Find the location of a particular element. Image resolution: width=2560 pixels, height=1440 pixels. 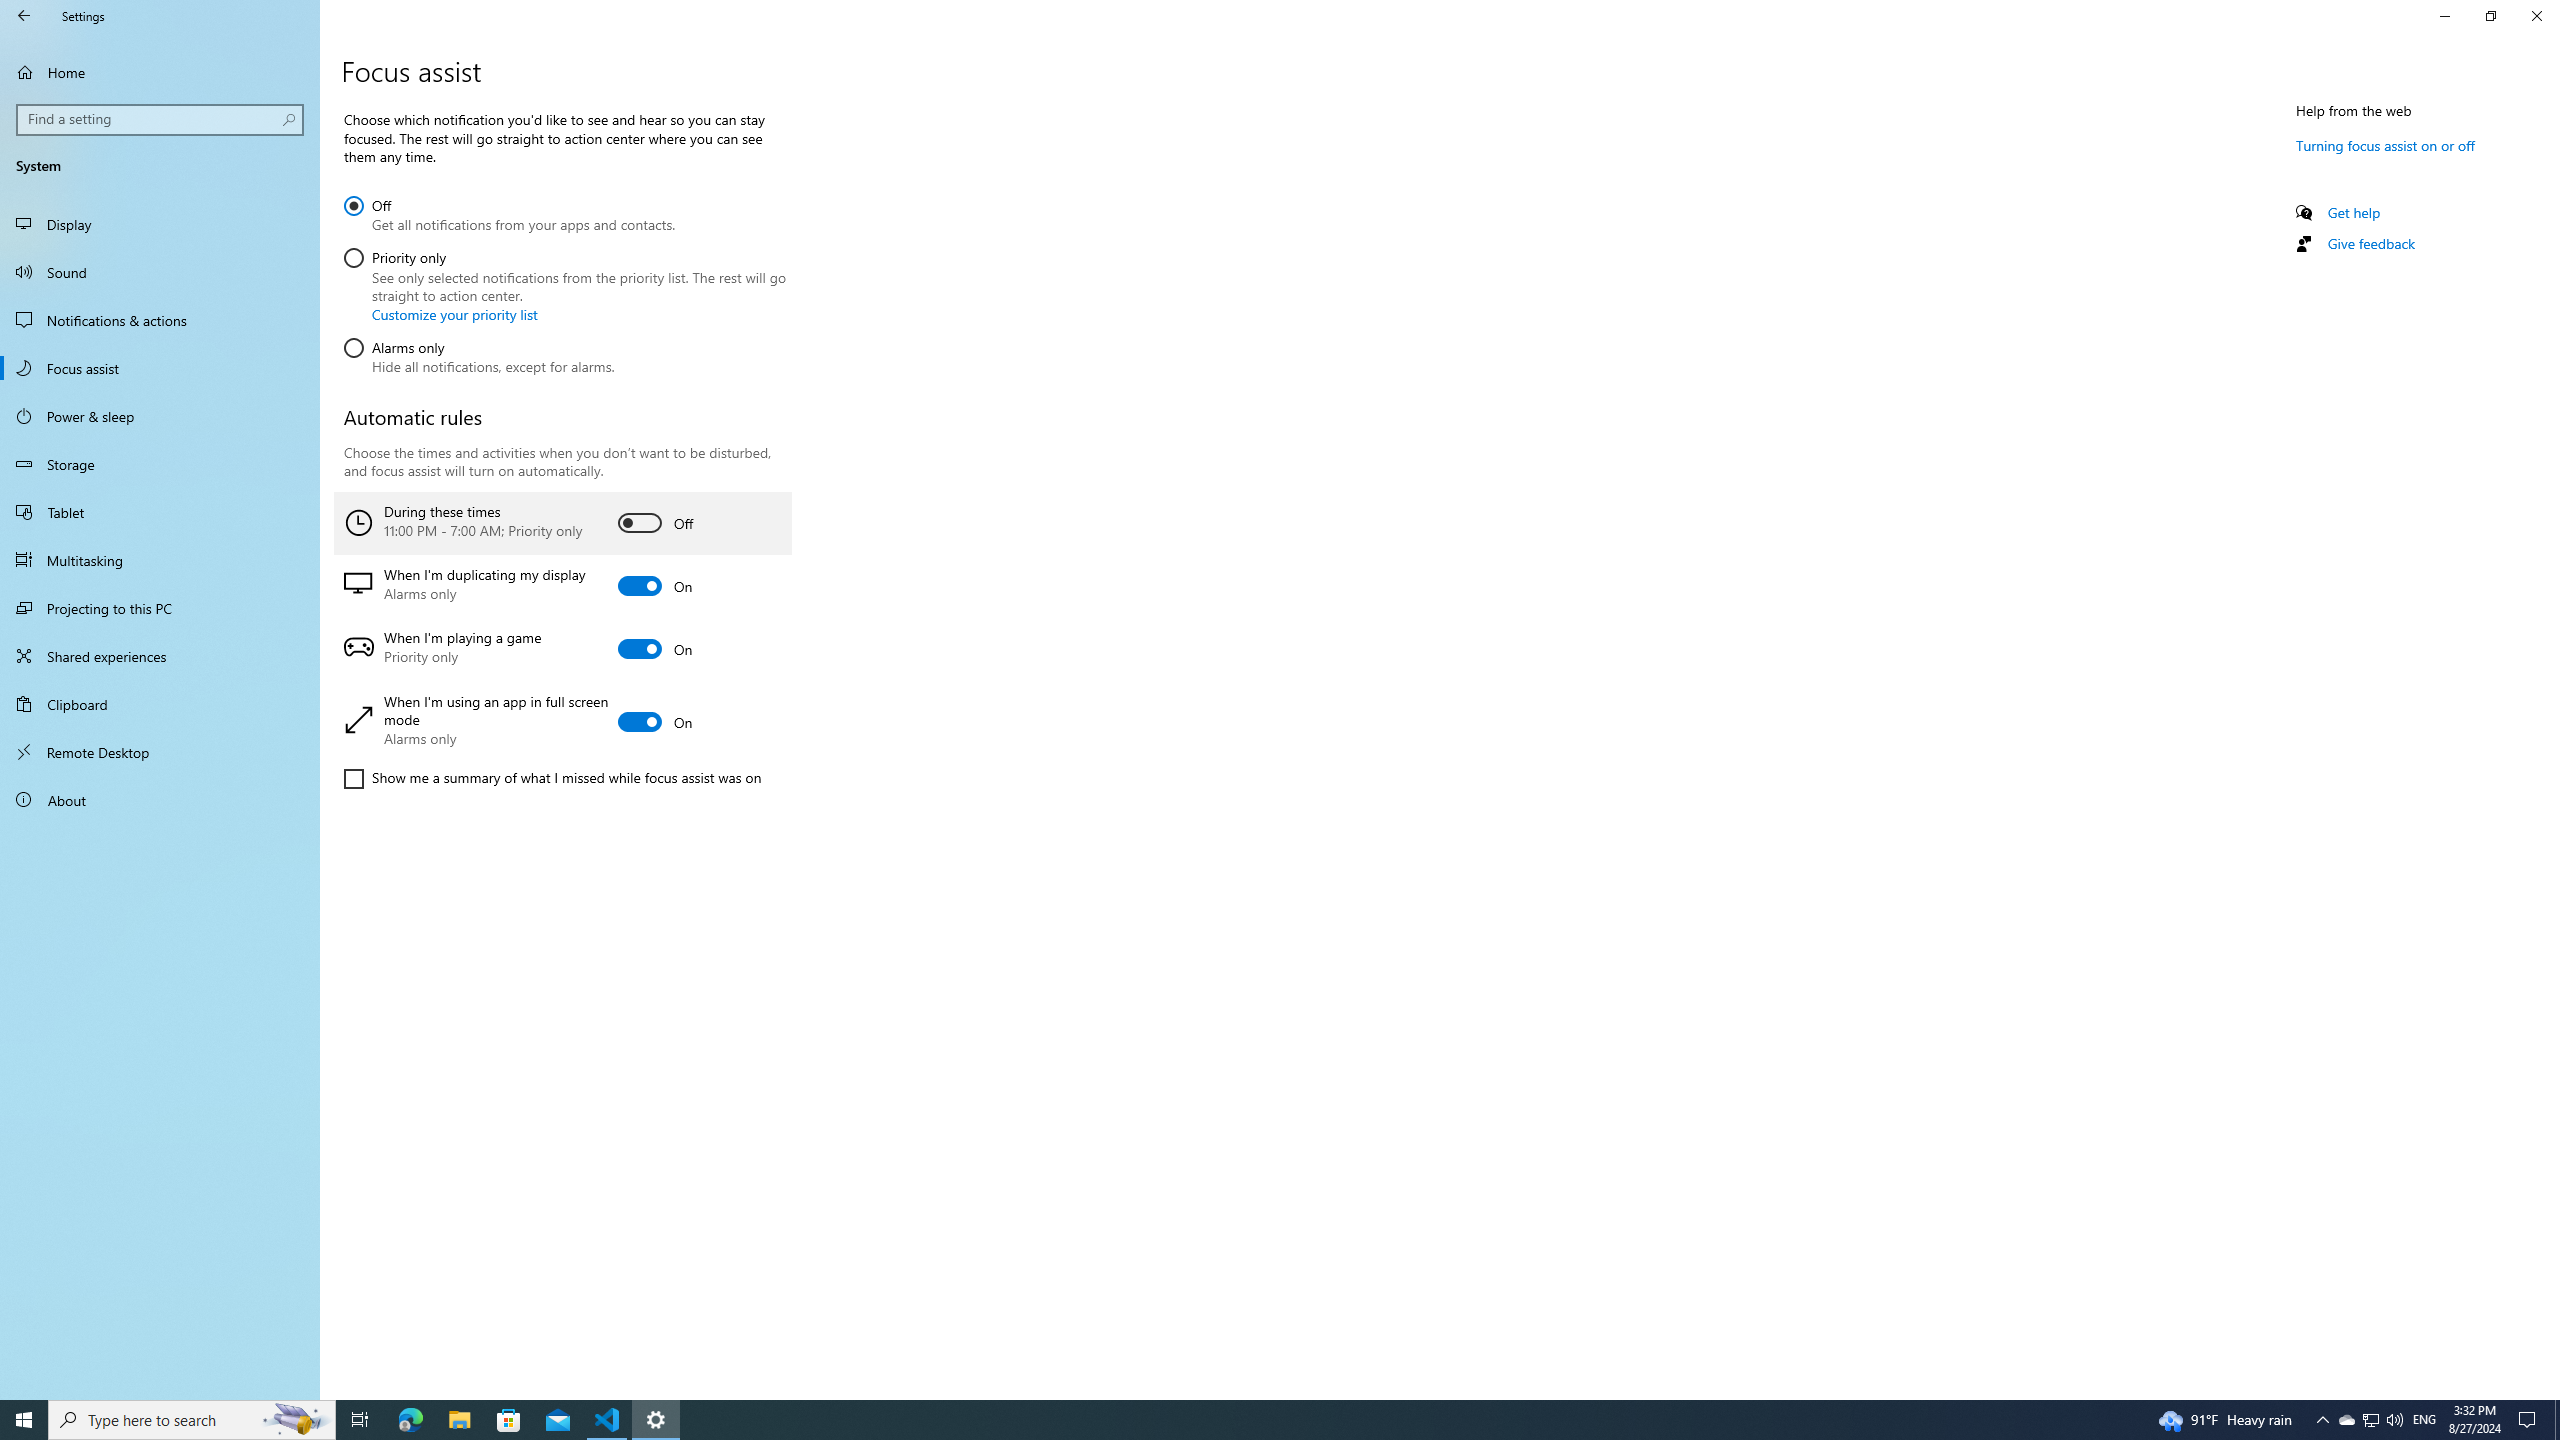

'Back' is located at coordinates (24, 15).